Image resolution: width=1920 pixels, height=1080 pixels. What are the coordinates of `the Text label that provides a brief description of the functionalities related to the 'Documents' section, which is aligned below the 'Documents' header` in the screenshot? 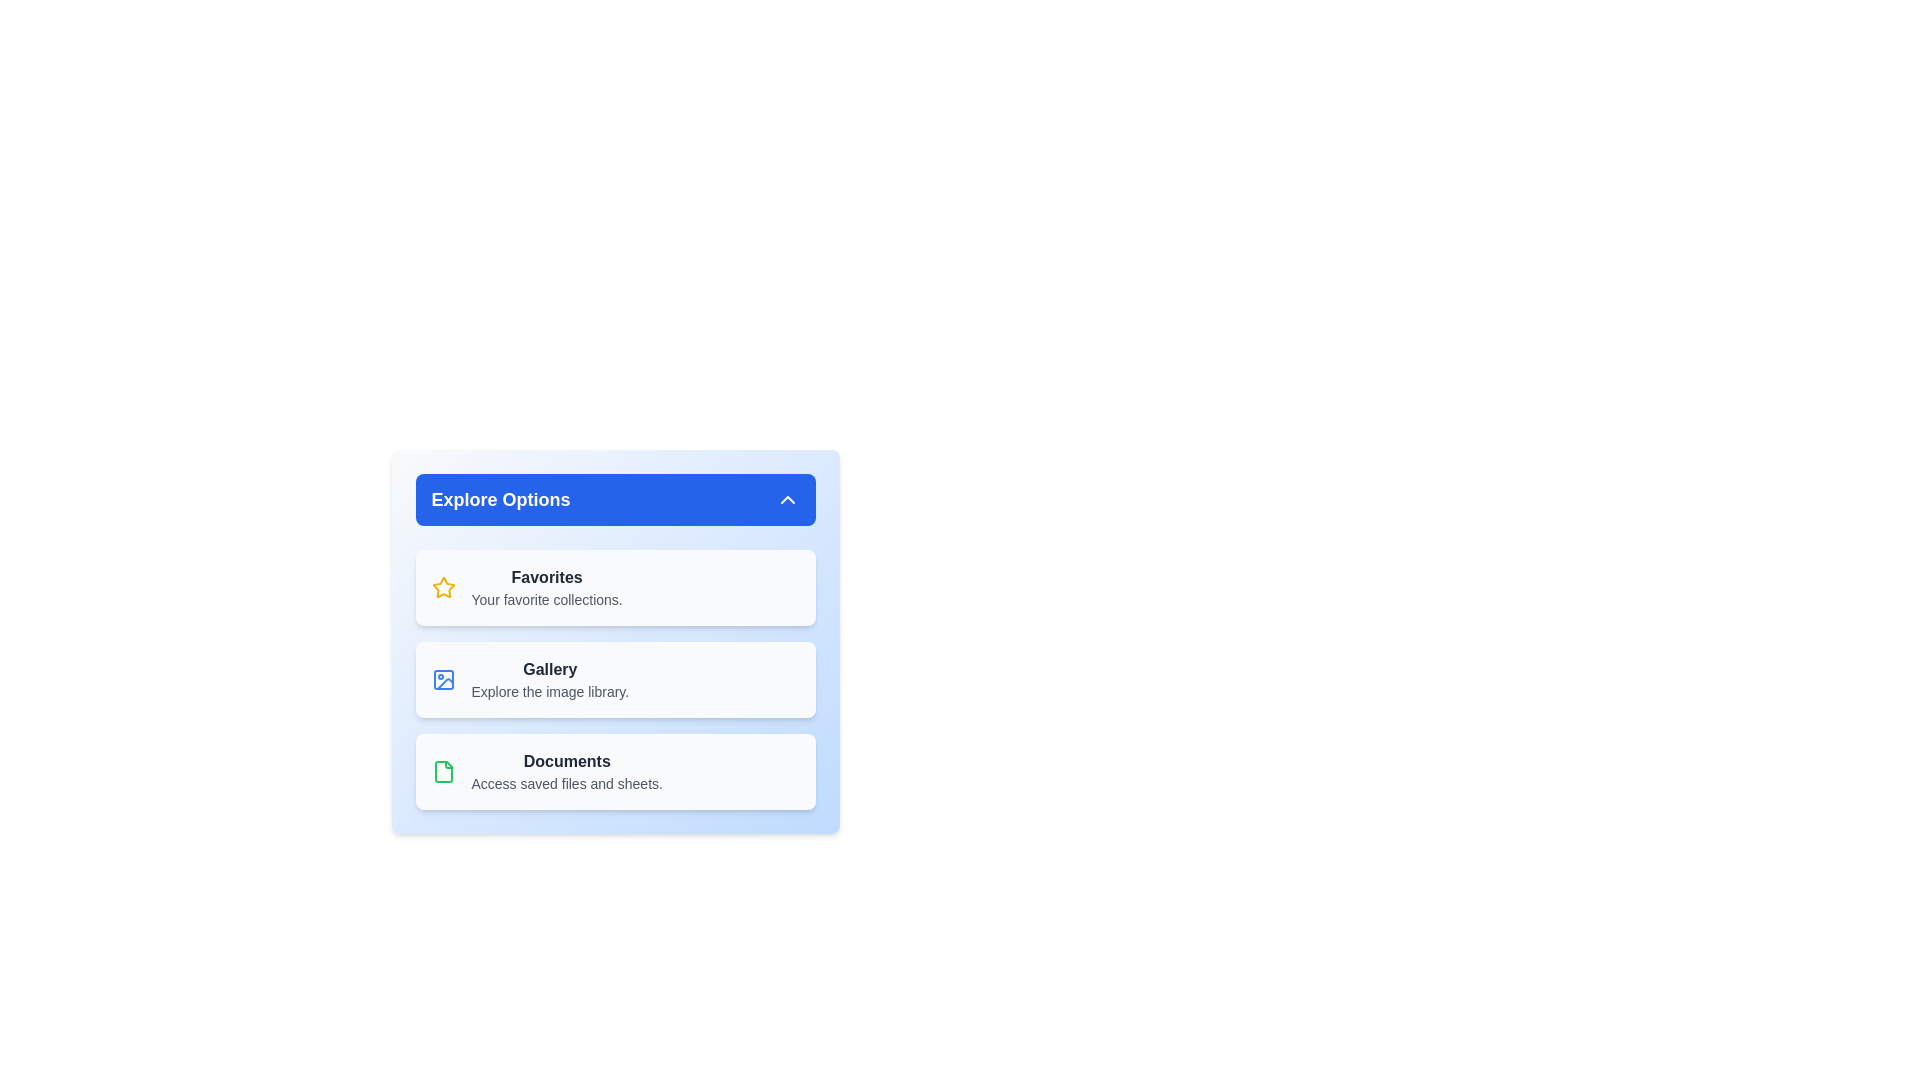 It's located at (566, 782).